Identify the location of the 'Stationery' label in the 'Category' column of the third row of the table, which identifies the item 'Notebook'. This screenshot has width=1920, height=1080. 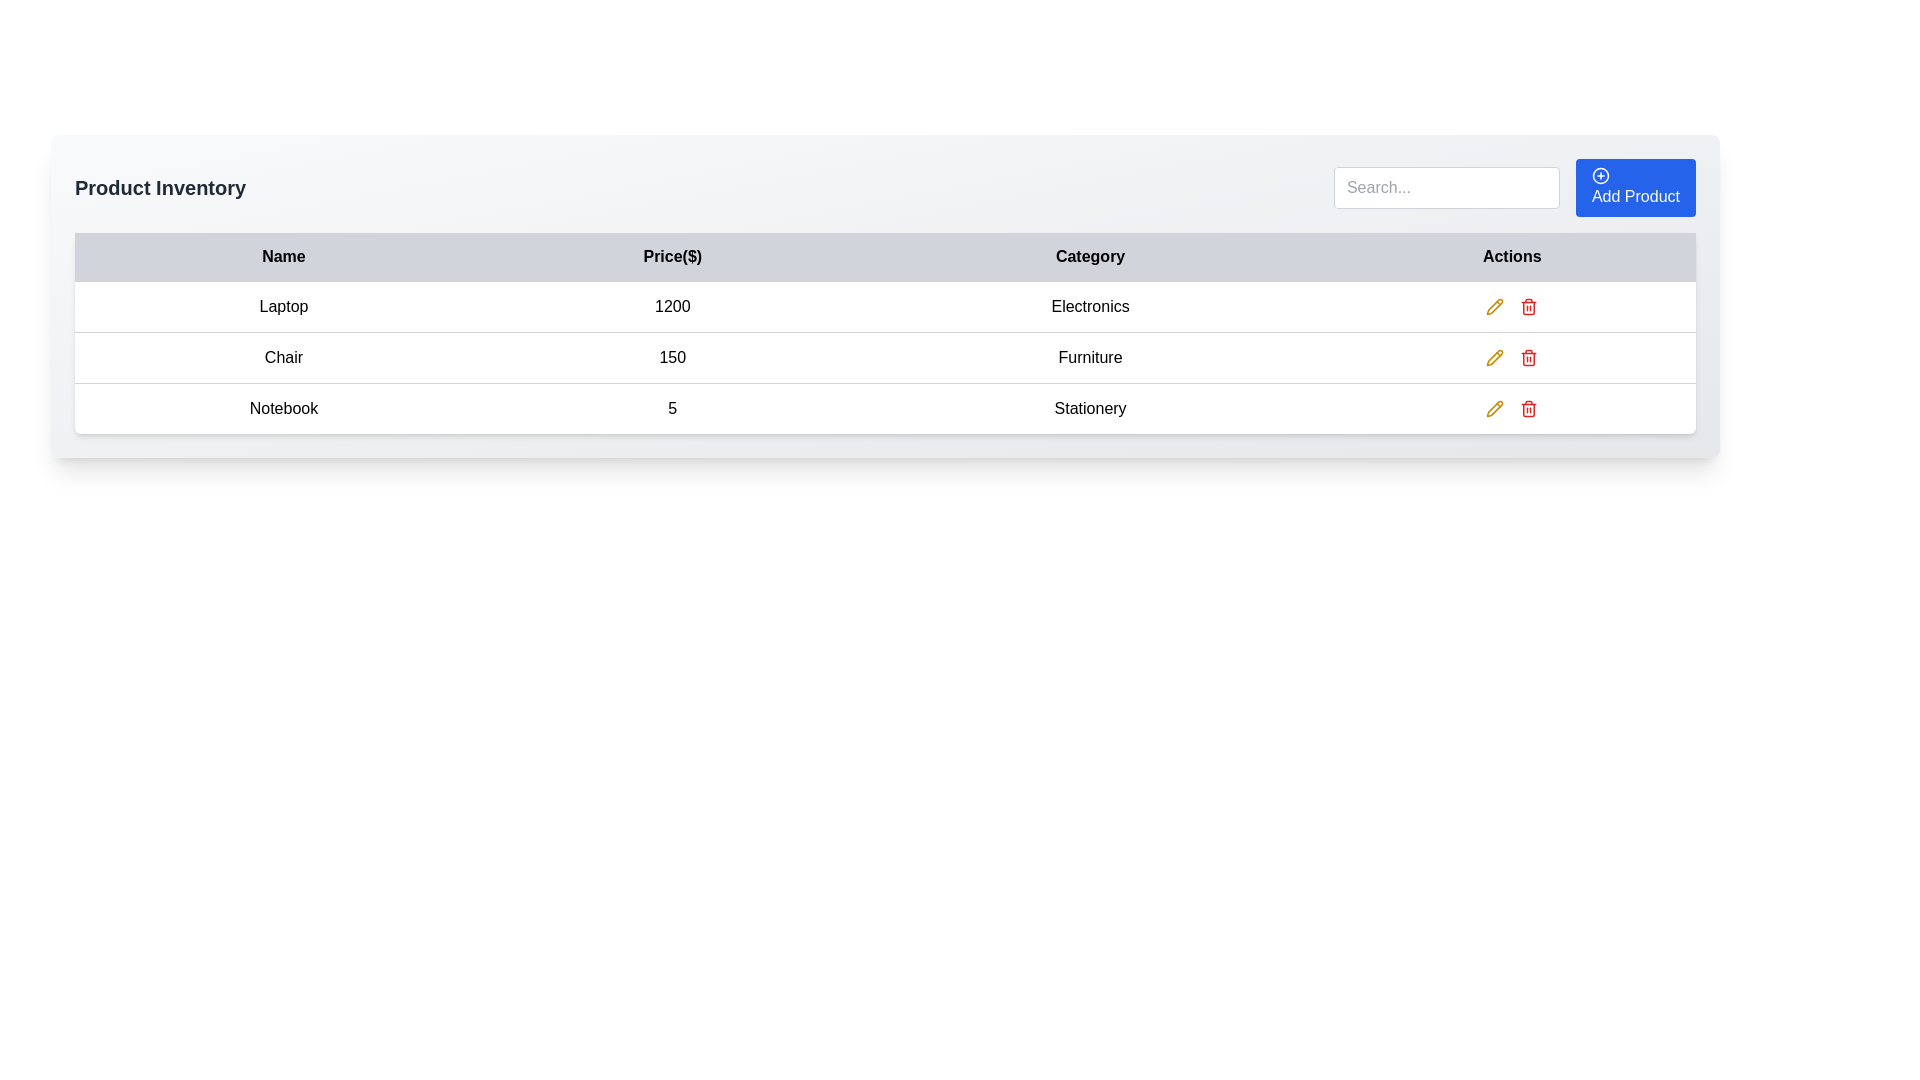
(1089, 407).